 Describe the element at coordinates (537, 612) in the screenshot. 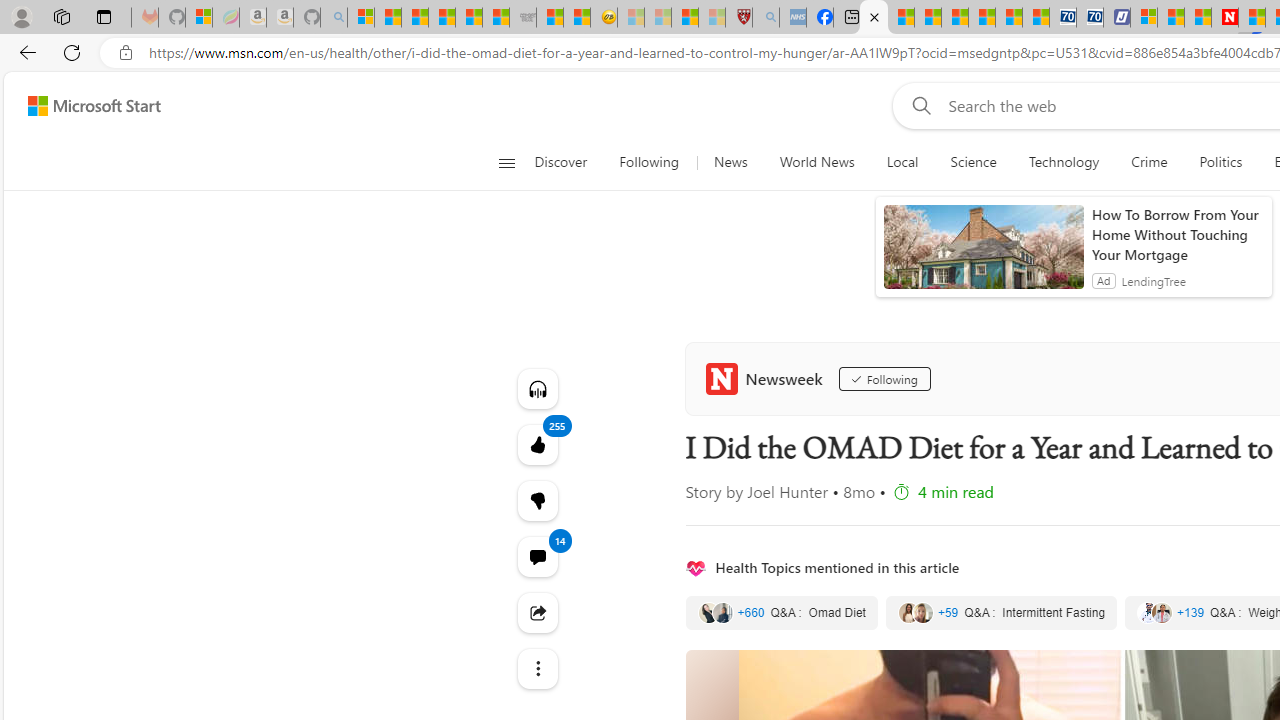

I see `'Share this story'` at that location.